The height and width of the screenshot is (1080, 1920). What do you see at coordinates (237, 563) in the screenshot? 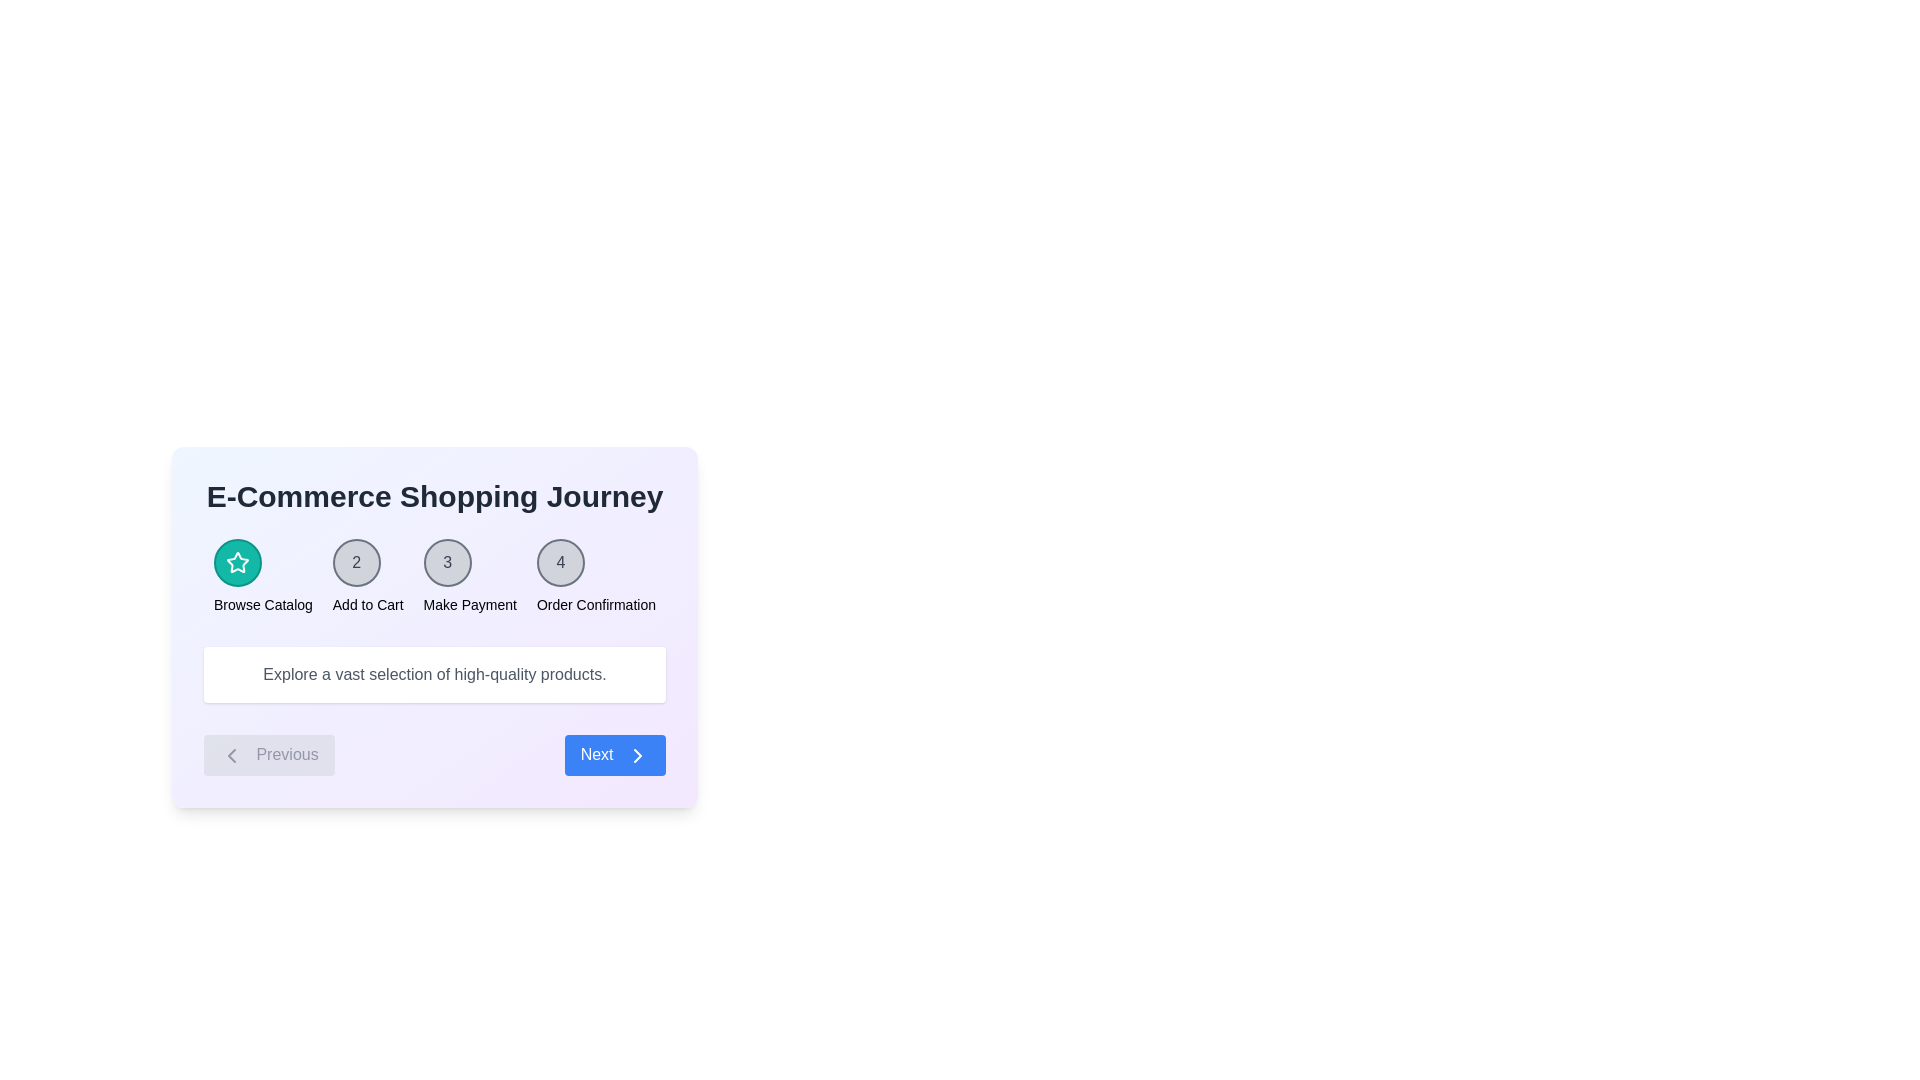
I see `the circular navigational button with a teal background and a white star outline, located above the text 'Browse Catalog'` at bounding box center [237, 563].